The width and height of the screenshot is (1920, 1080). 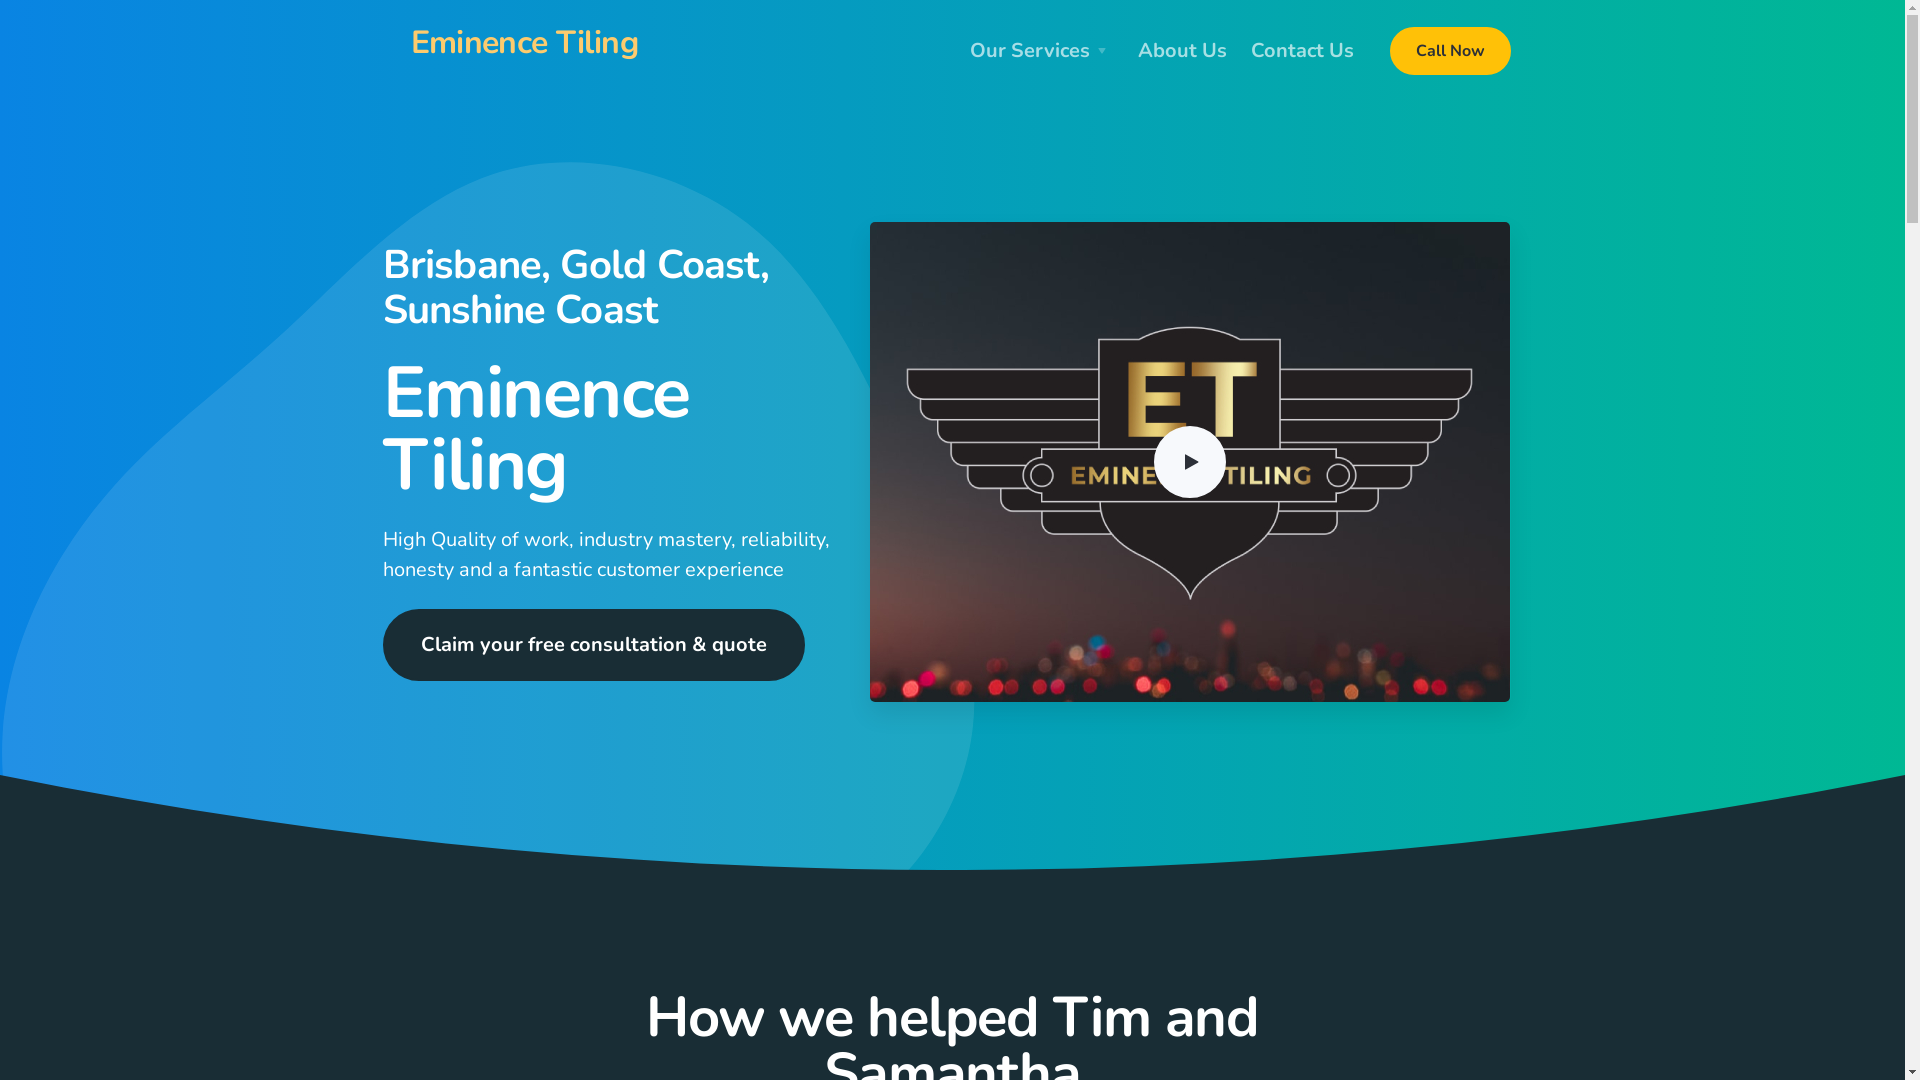 I want to click on 'Call Now', so click(x=1450, y=49).